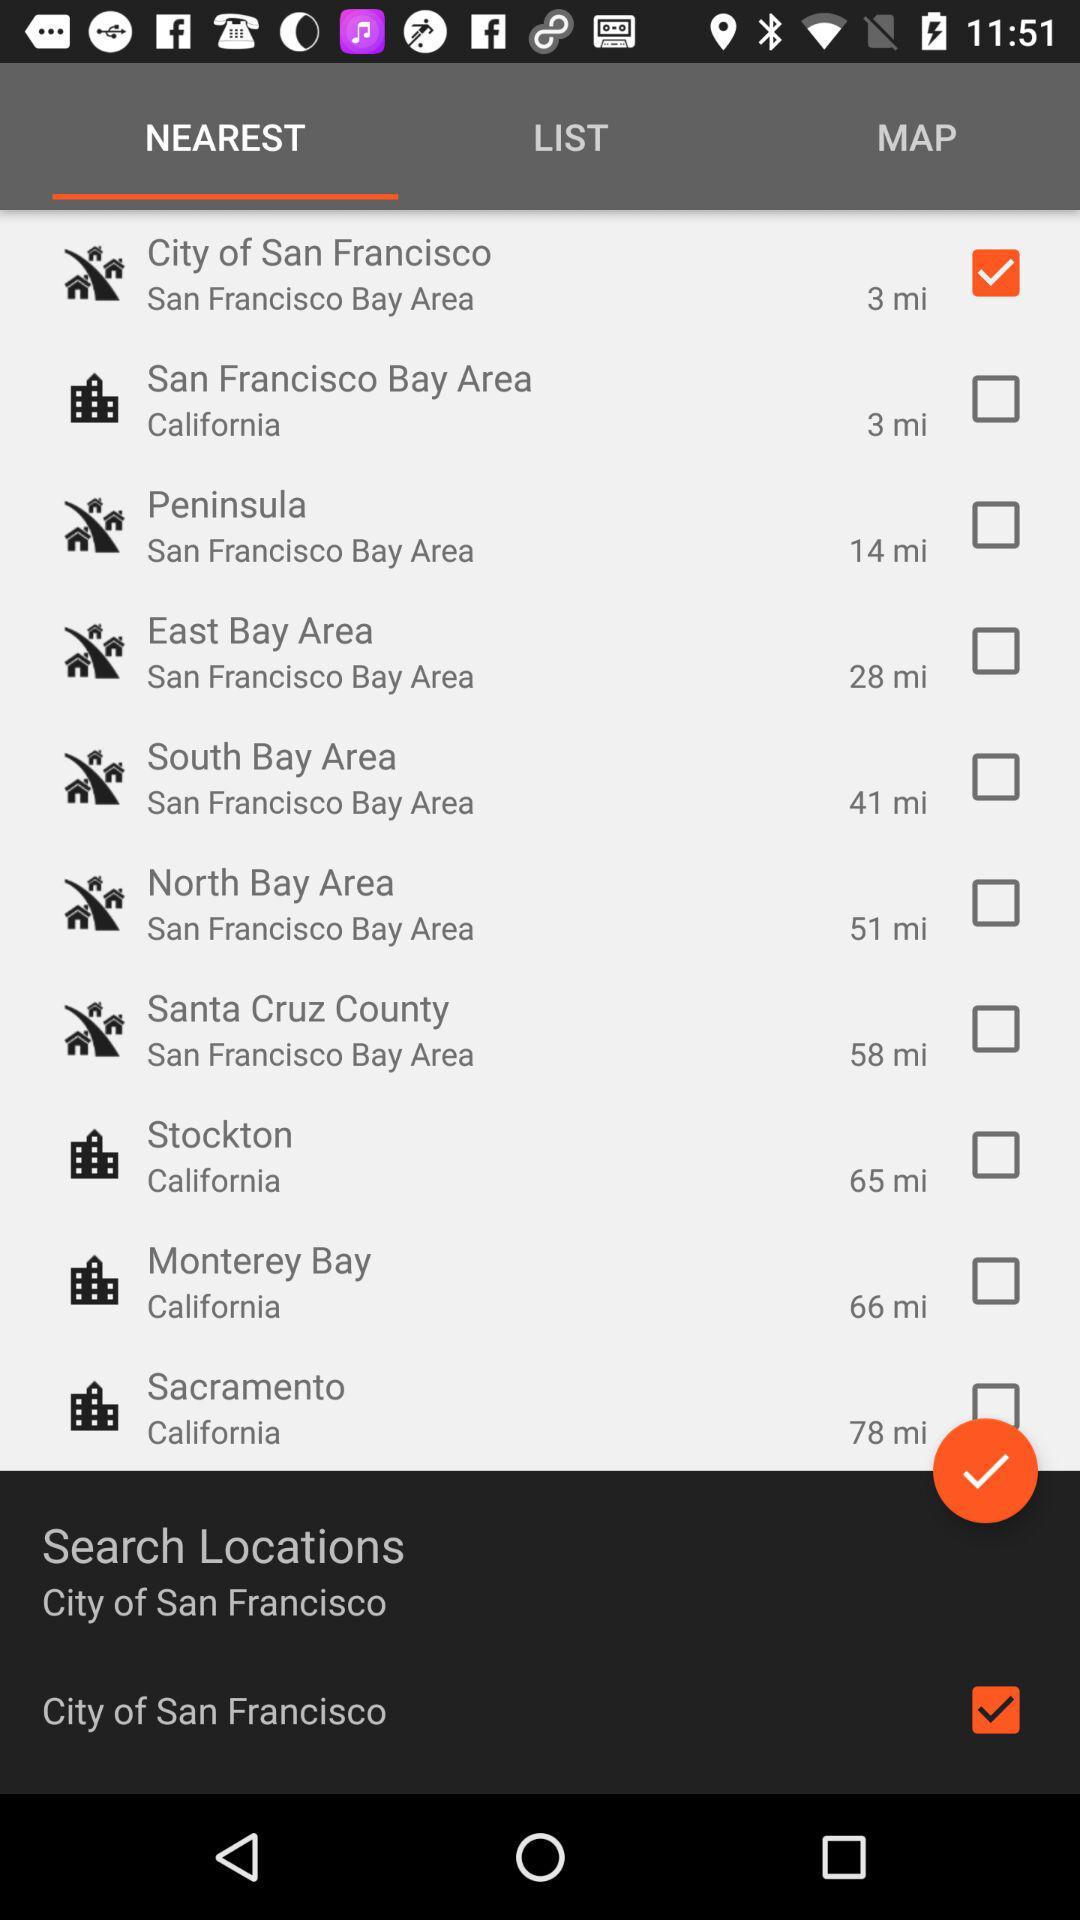 This screenshot has height=1920, width=1080. Describe the element at coordinates (911, 136) in the screenshot. I see `the text map at the bottom` at that location.